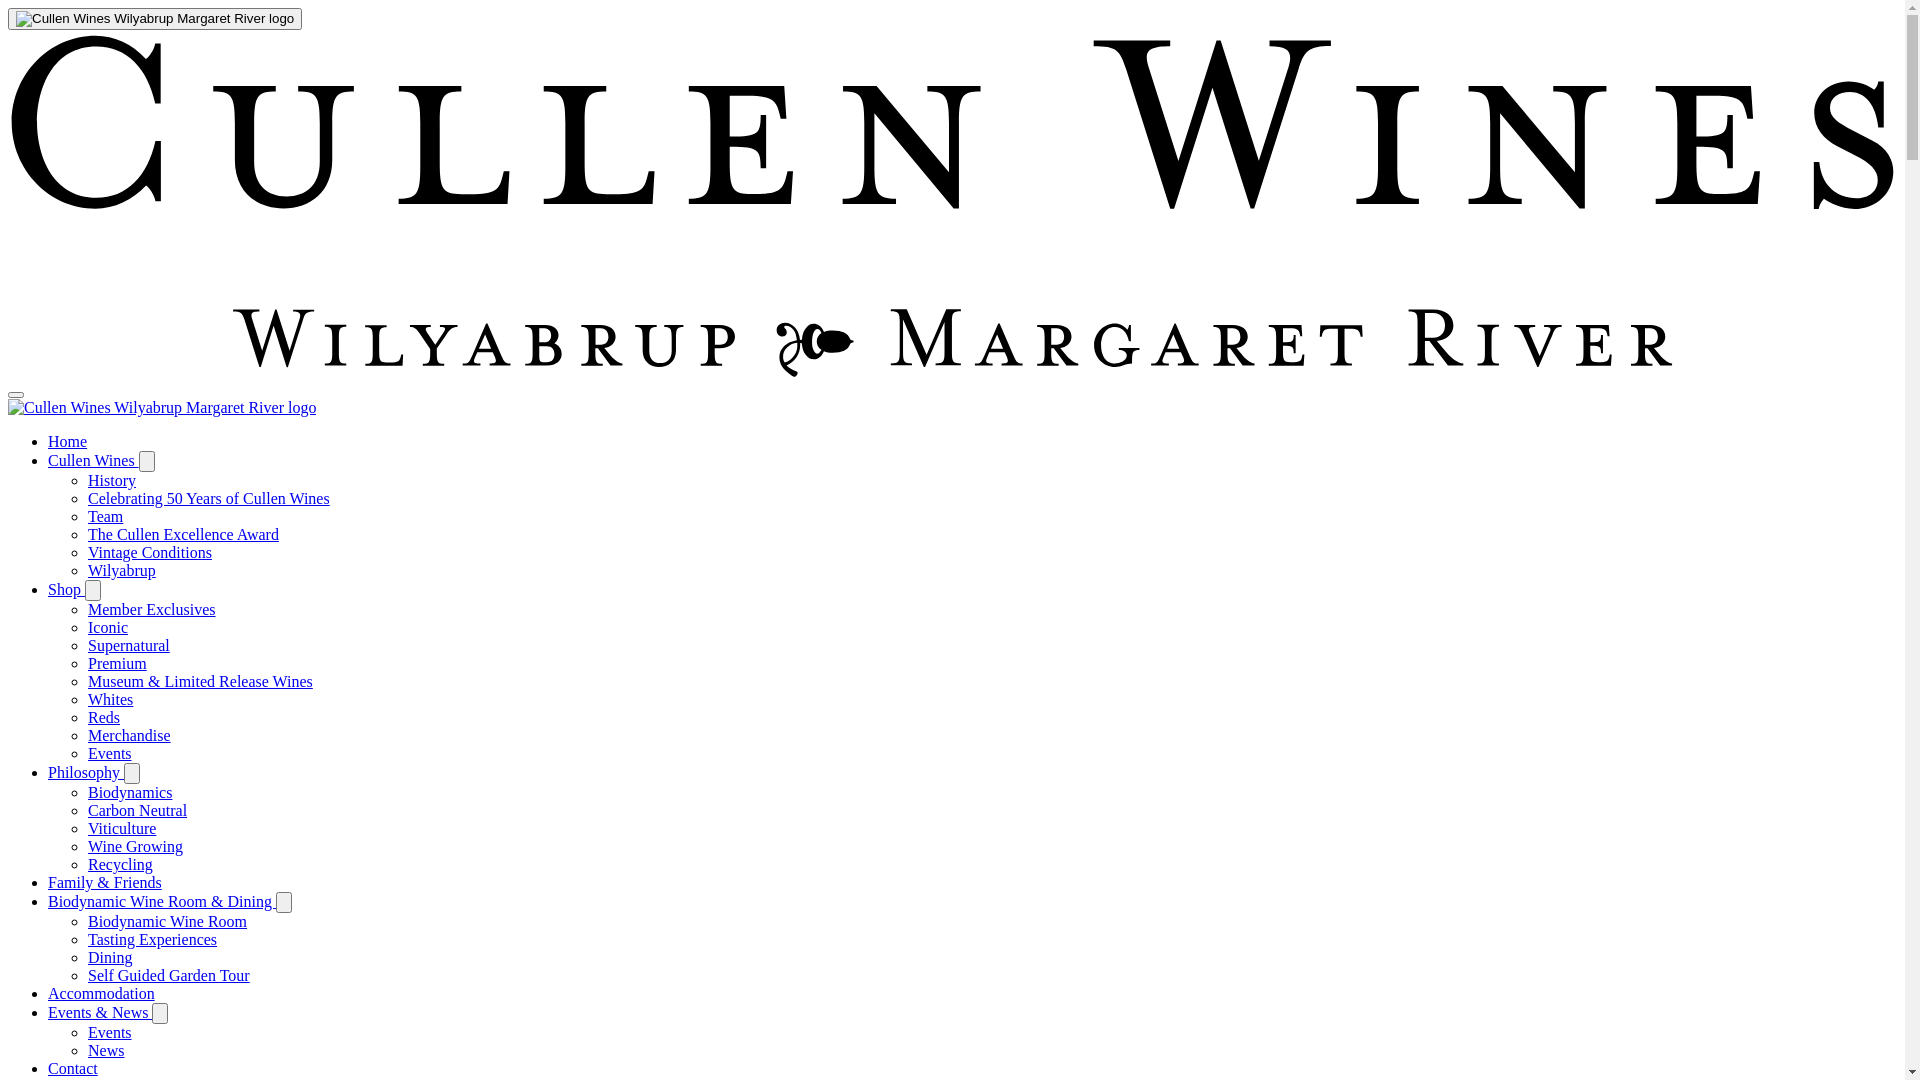  What do you see at coordinates (136, 810) in the screenshot?
I see `'Carbon Neutral'` at bounding box center [136, 810].